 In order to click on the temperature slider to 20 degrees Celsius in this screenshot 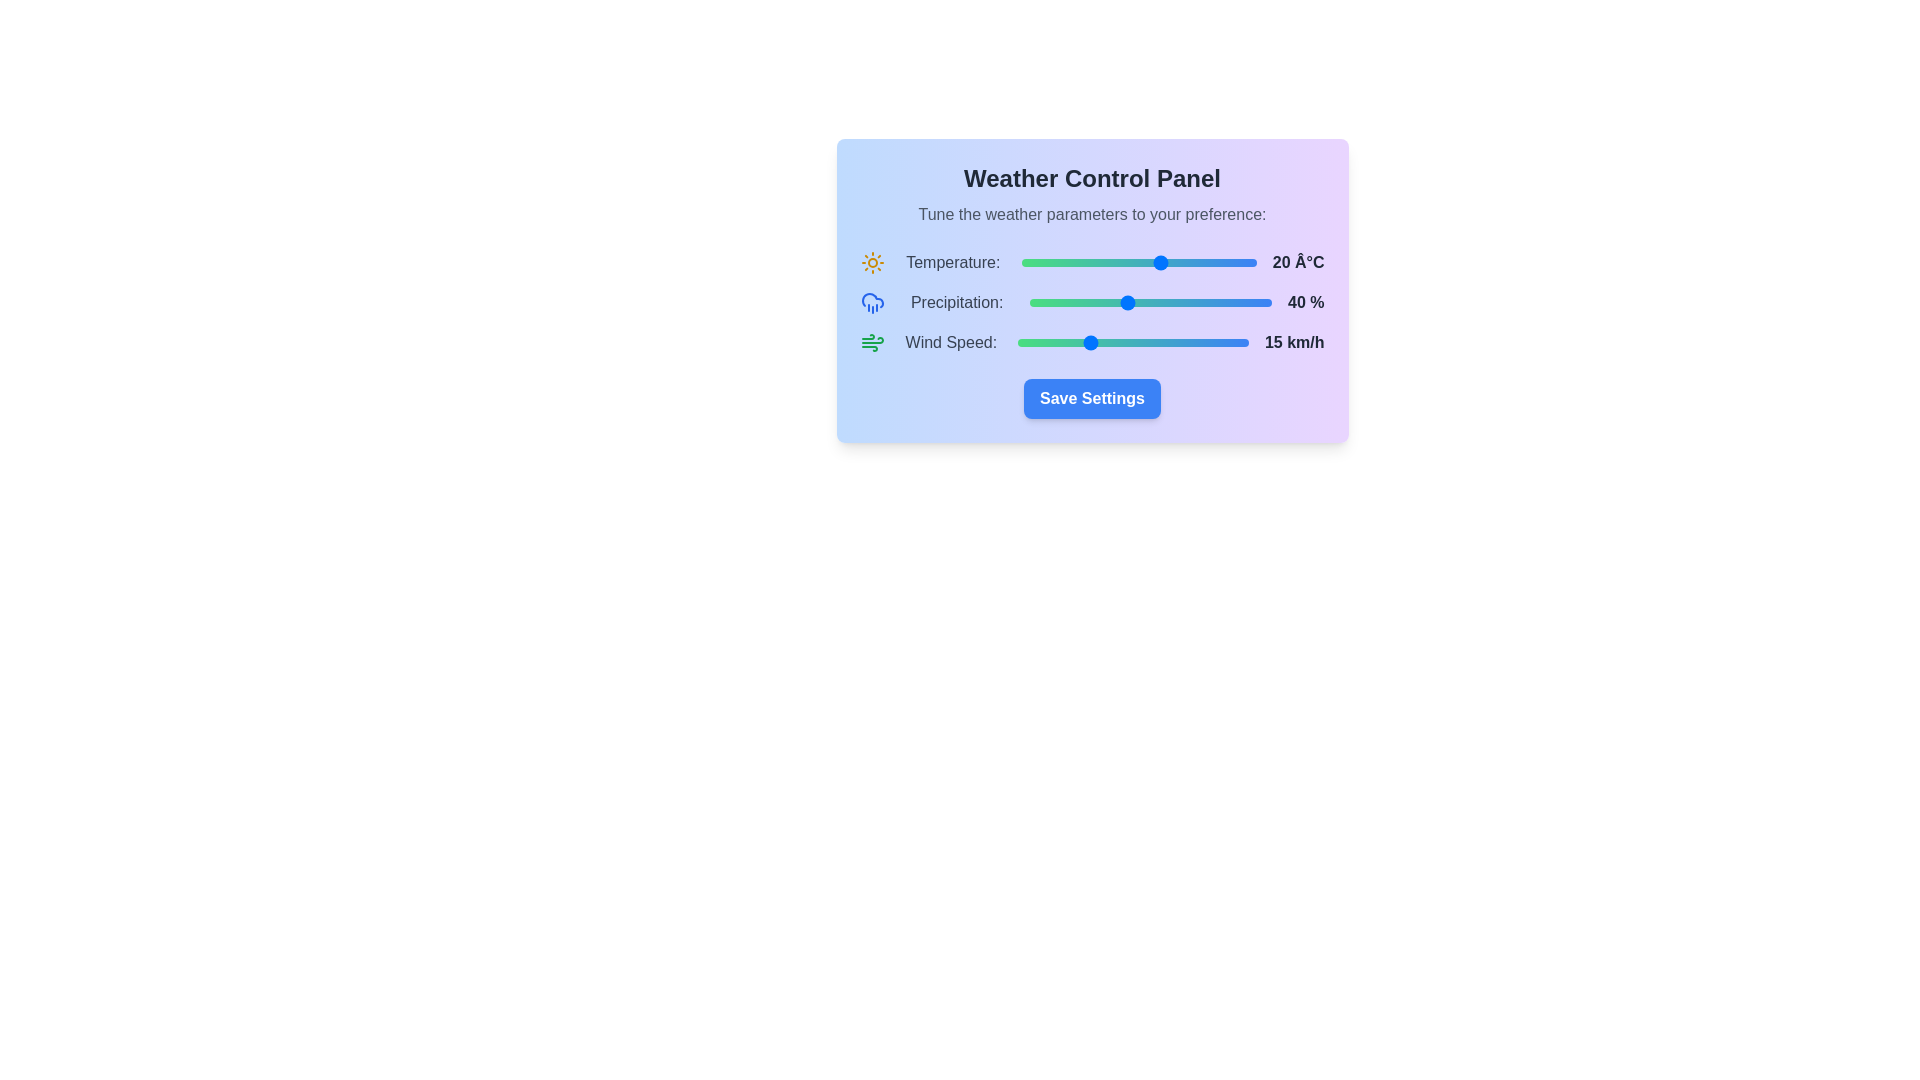, I will do `click(1162, 261)`.